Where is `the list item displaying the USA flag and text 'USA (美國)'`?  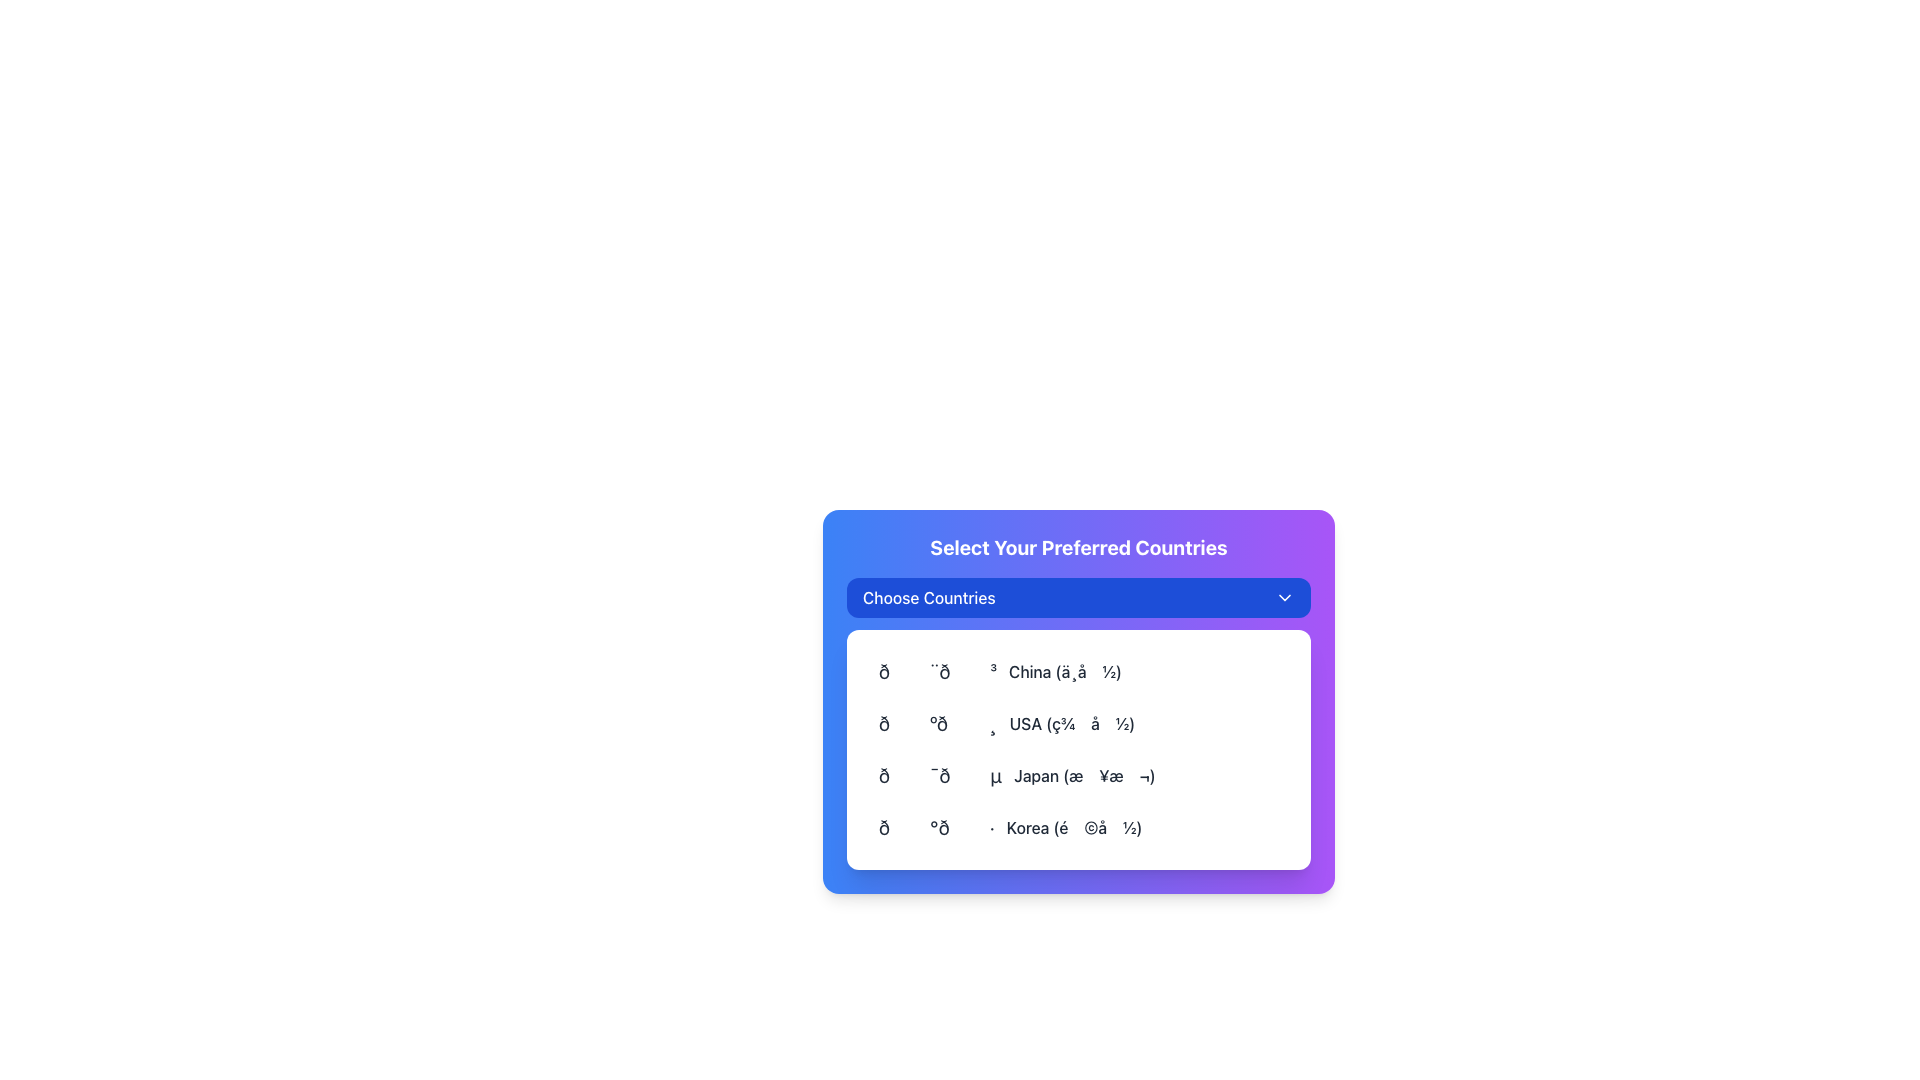
the list item displaying the USA flag and text 'USA (美國)' is located at coordinates (1007, 724).